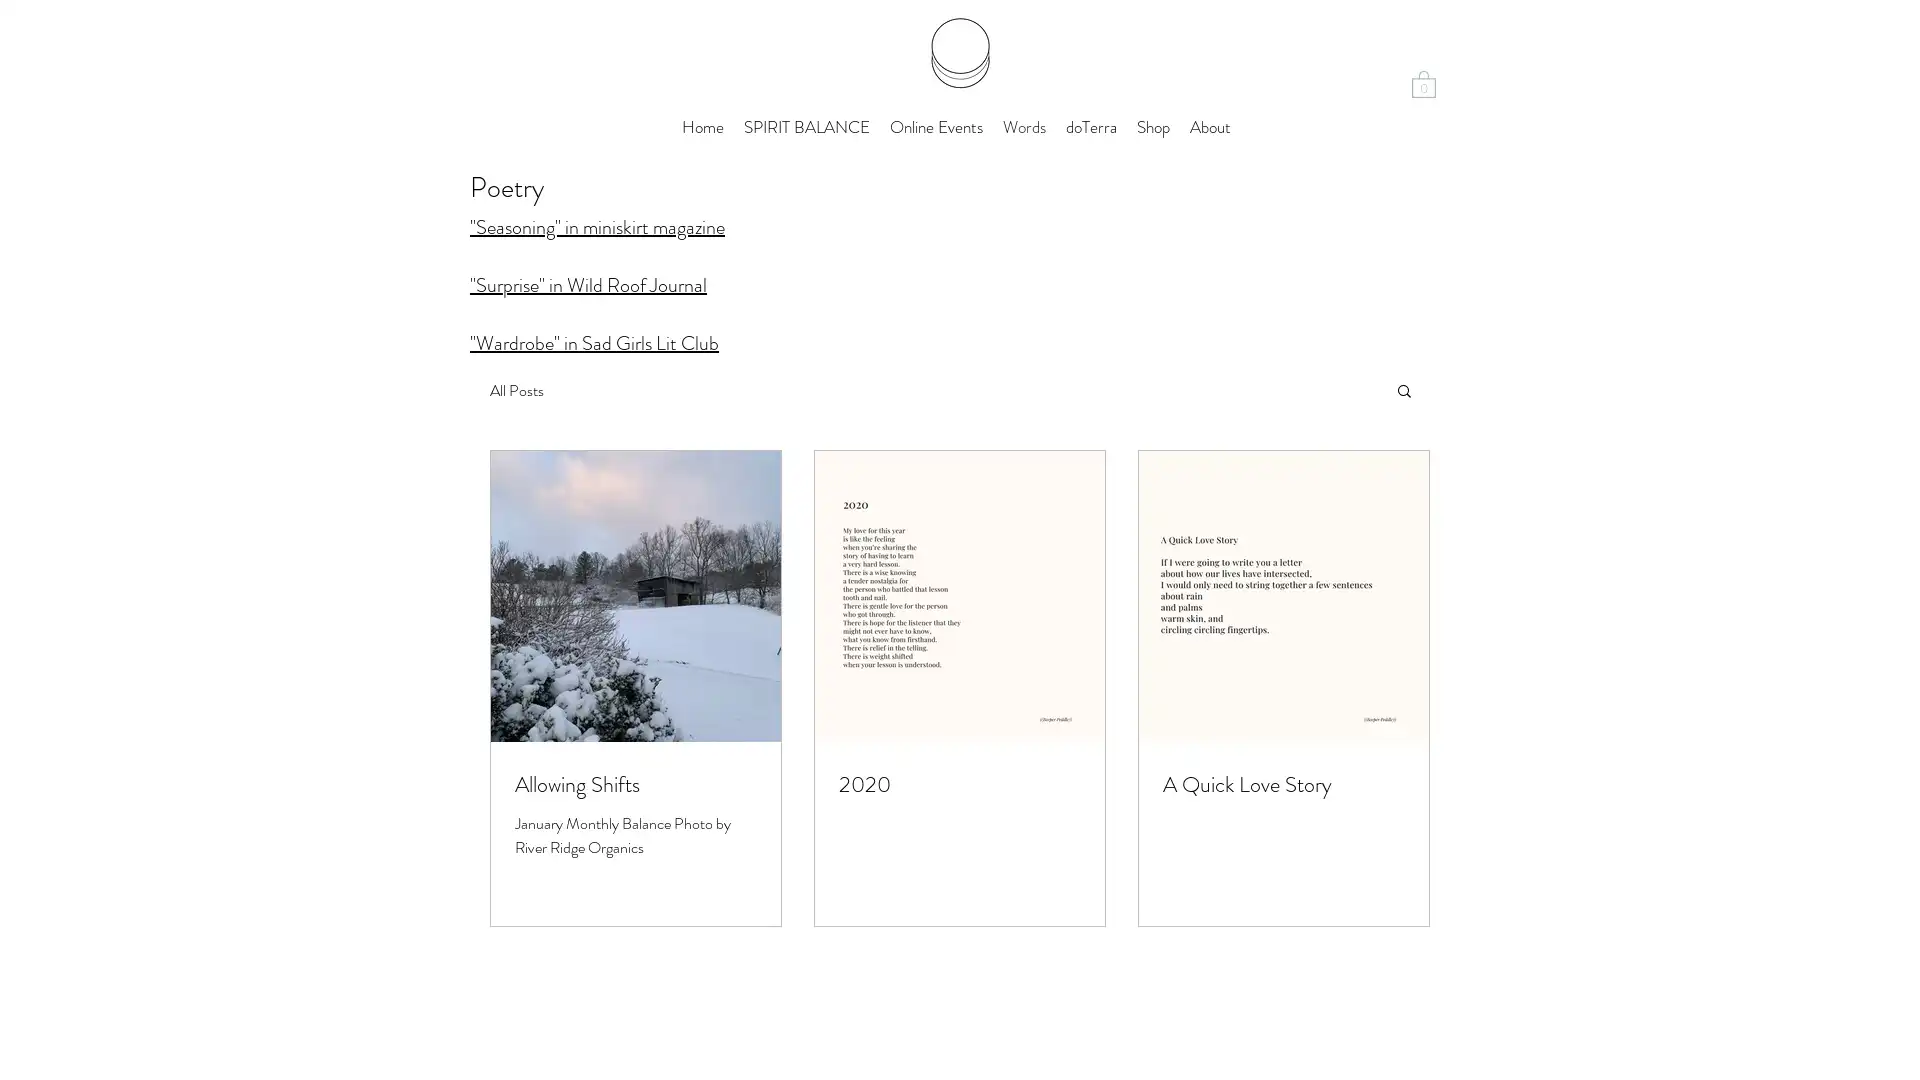 This screenshot has height=1080, width=1920. I want to click on All Posts, so click(517, 389).